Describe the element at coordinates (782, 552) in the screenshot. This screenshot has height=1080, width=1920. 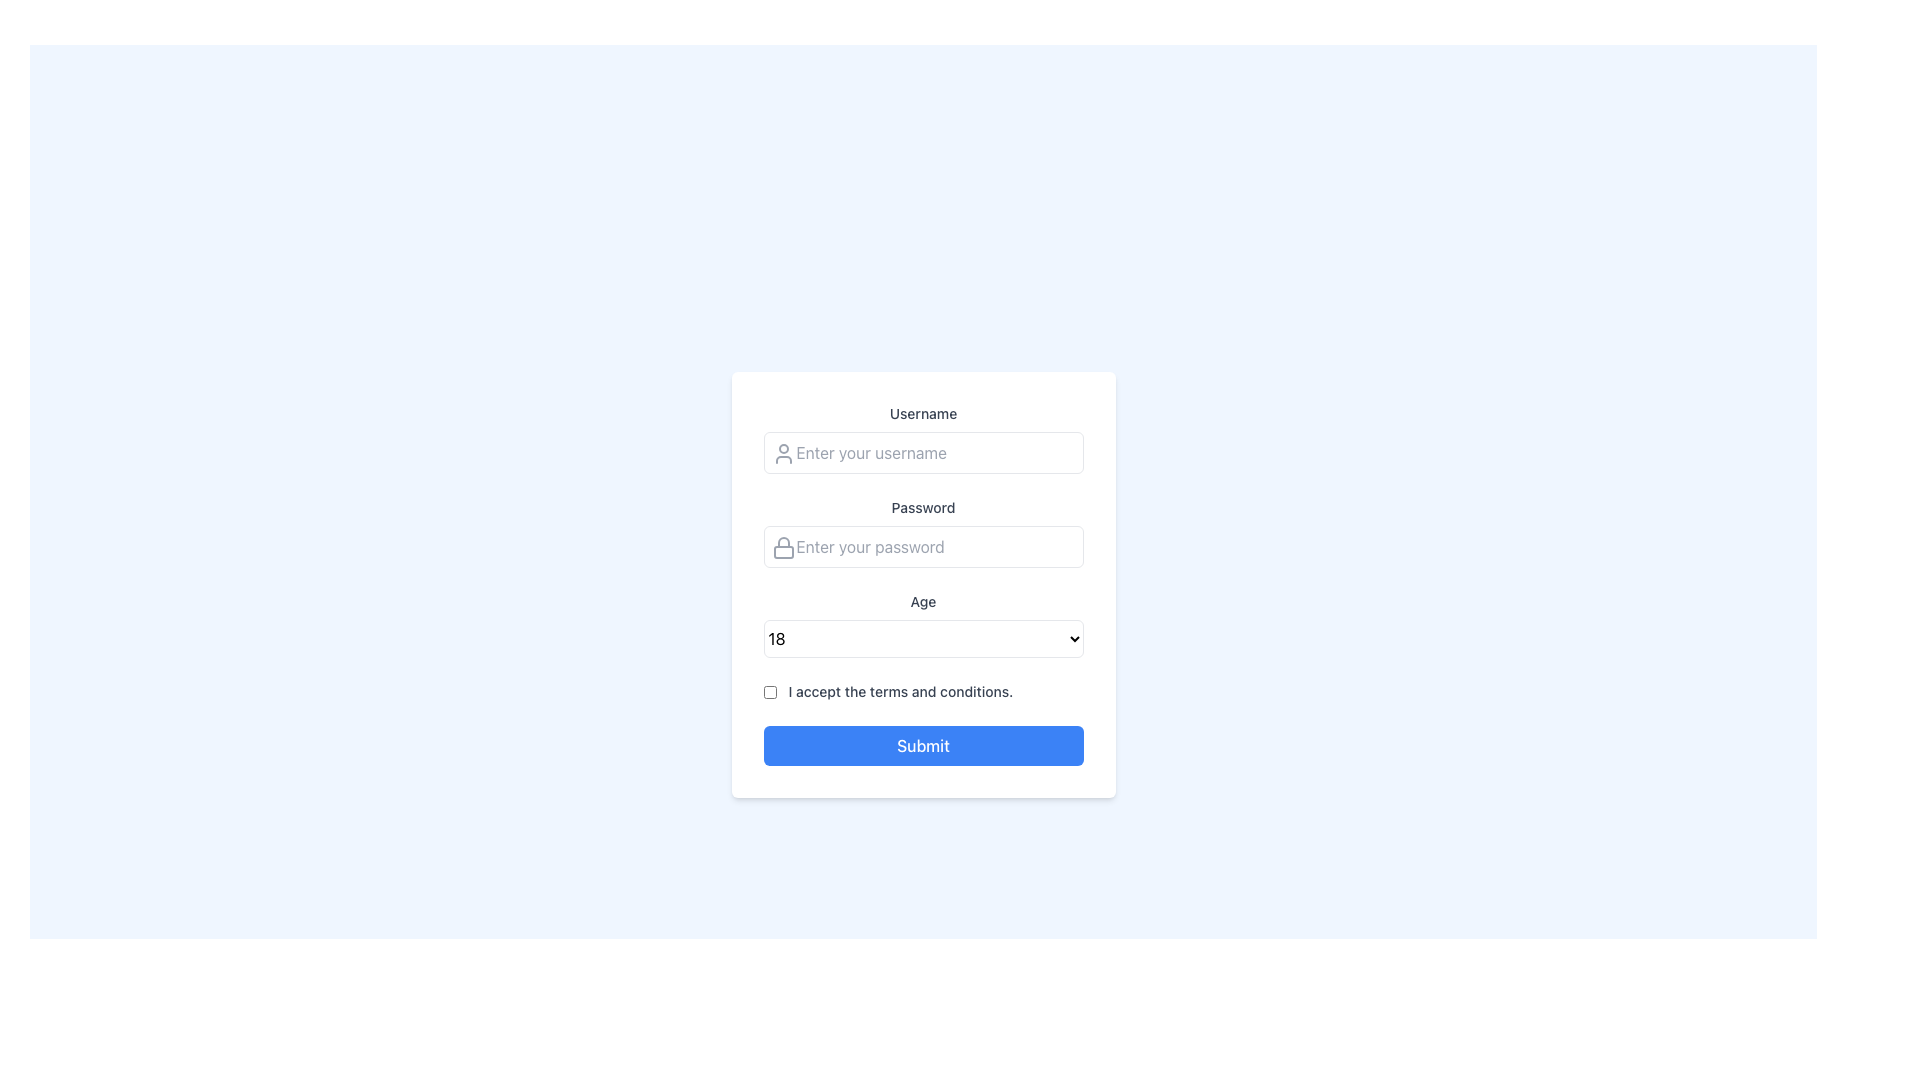
I see `the rectangular SVG component of the lock icon, which has rounded corners and is adjacent to the 'Password' text input field` at that location.